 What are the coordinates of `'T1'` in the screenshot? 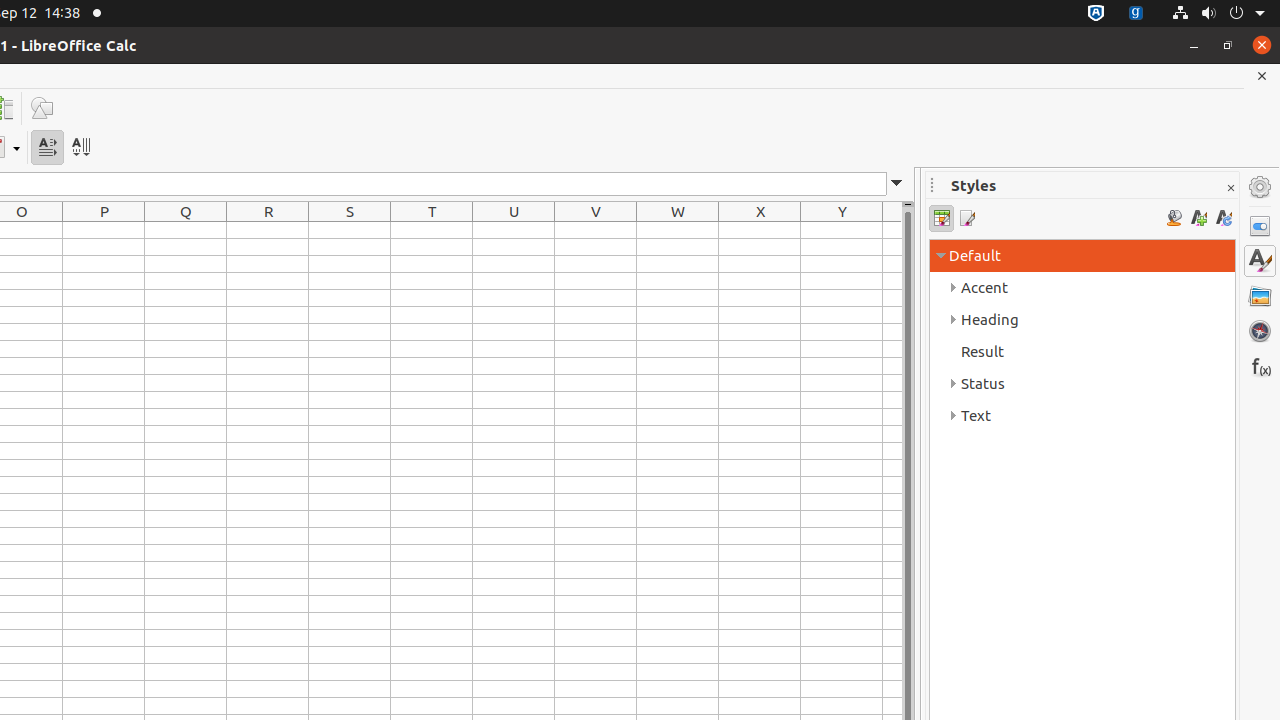 It's located at (431, 229).